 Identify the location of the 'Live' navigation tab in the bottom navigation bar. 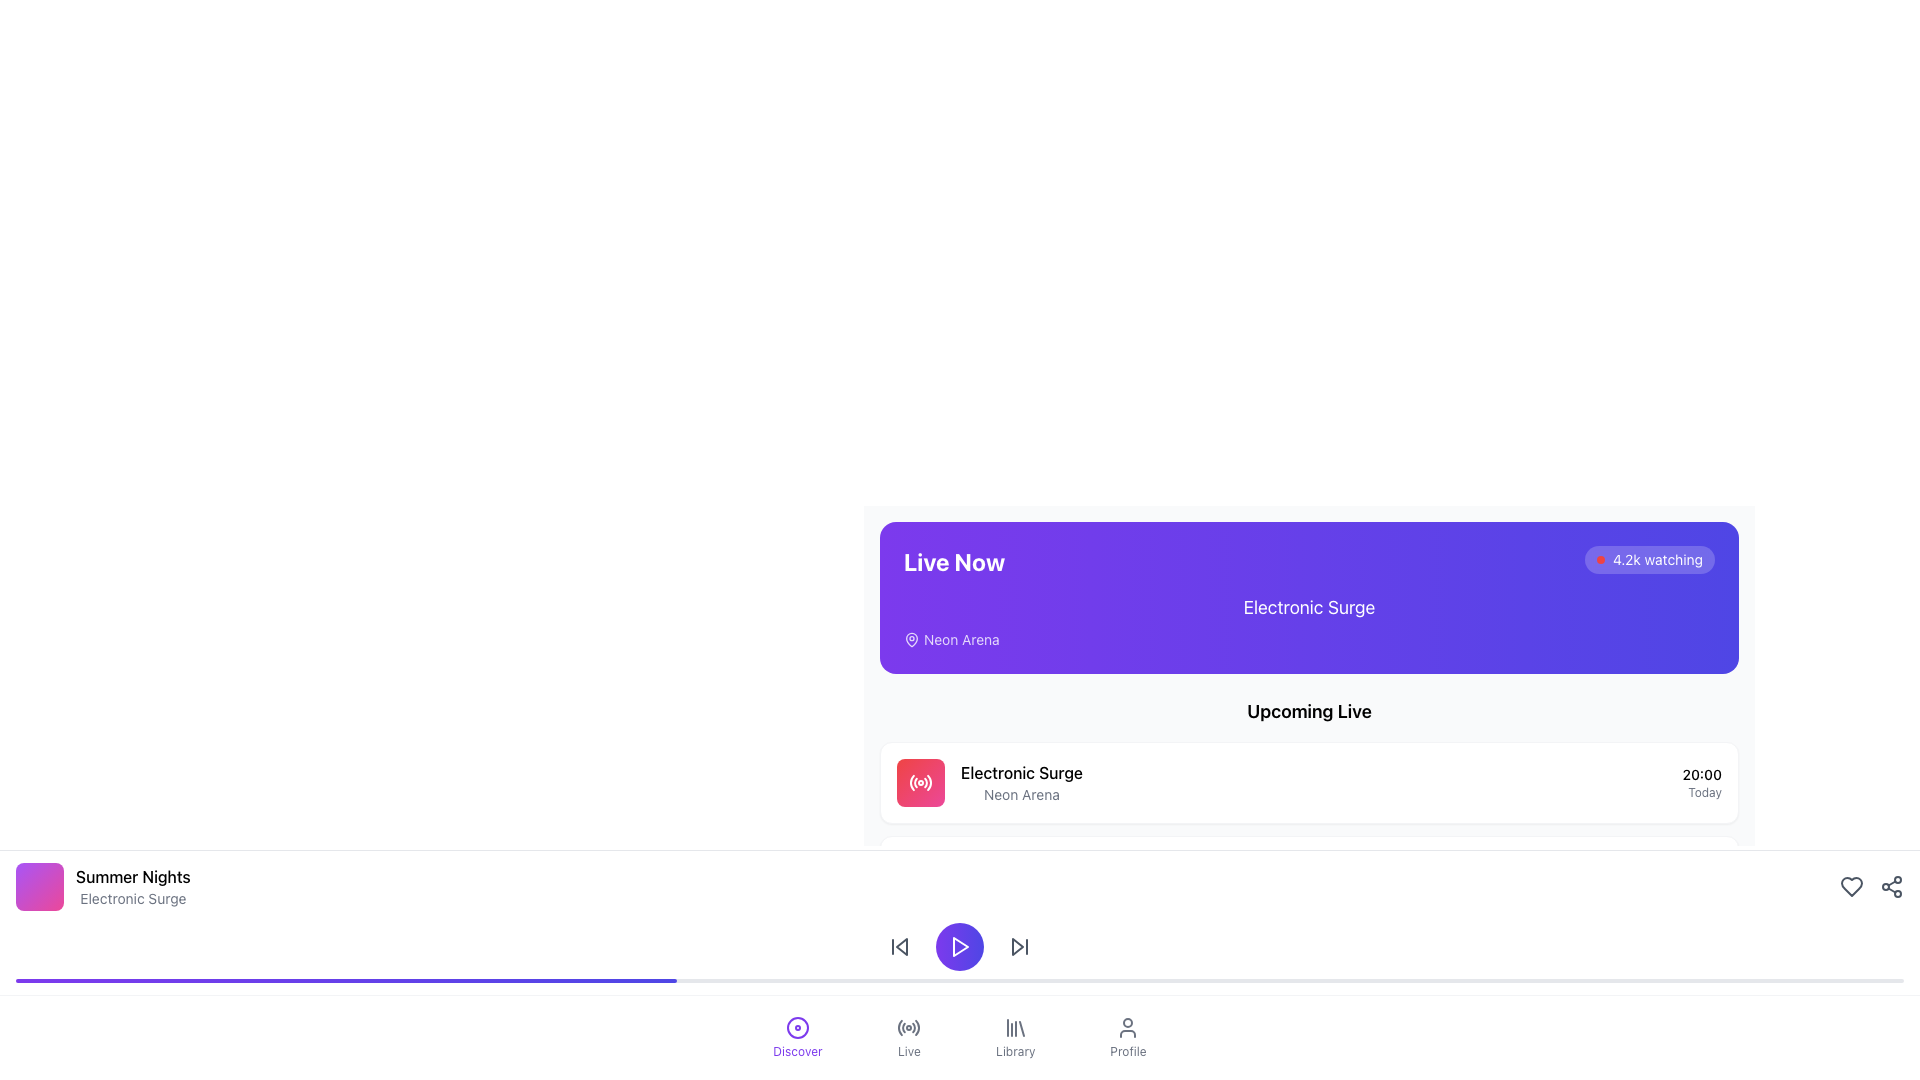
(907, 1036).